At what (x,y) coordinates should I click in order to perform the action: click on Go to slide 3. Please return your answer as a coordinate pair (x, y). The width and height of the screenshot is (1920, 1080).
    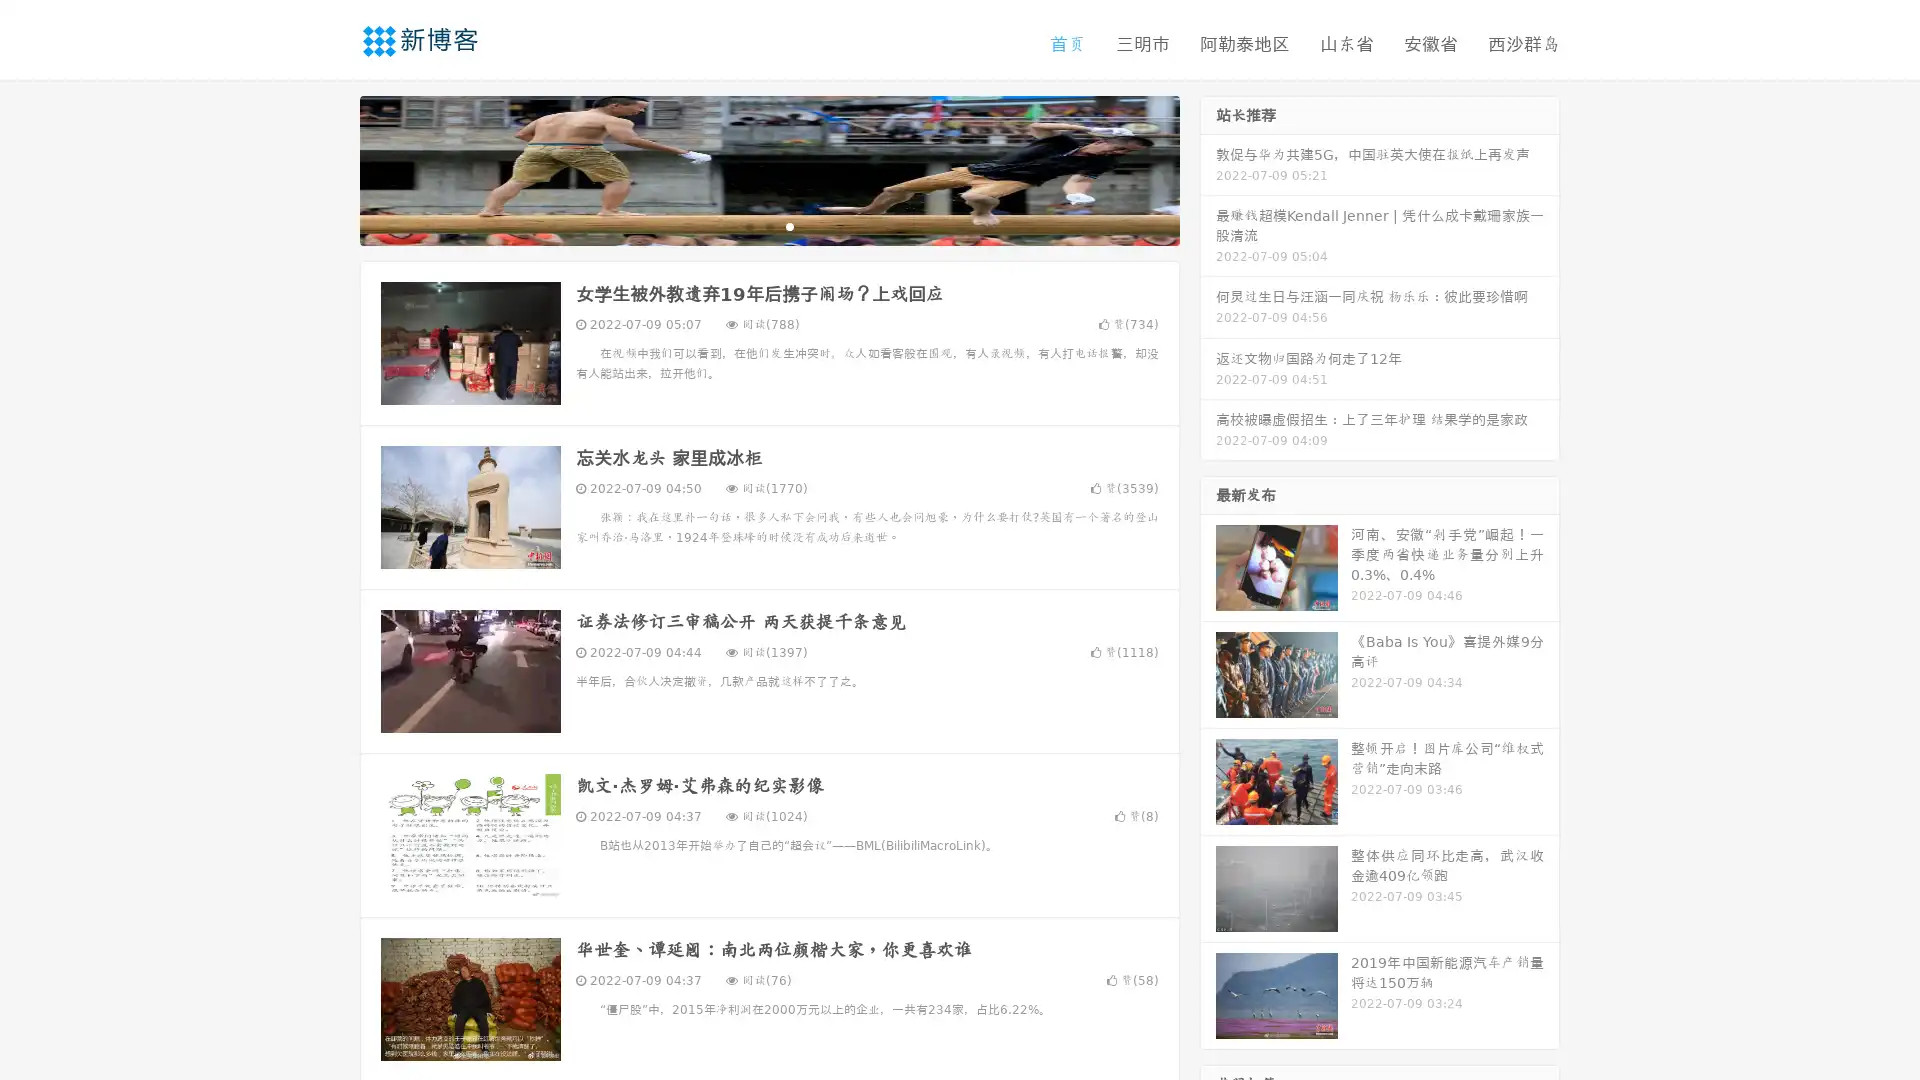
    Looking at the image, I should click on (789, 225).